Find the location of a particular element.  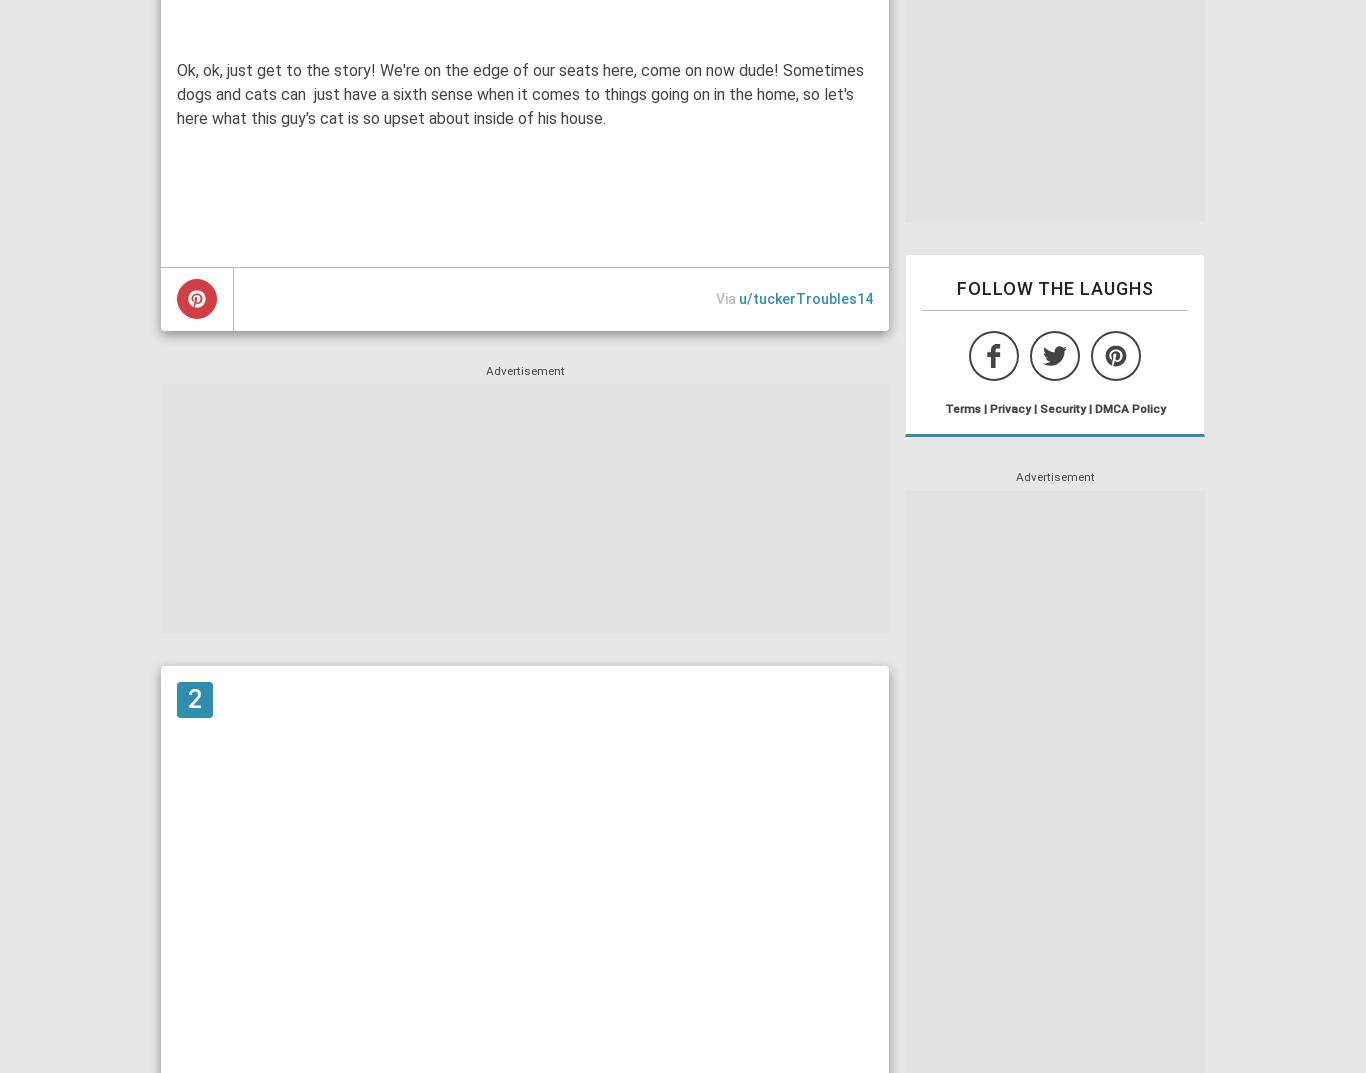

'DMCA Policy' is located at coordinates (1128, 406).